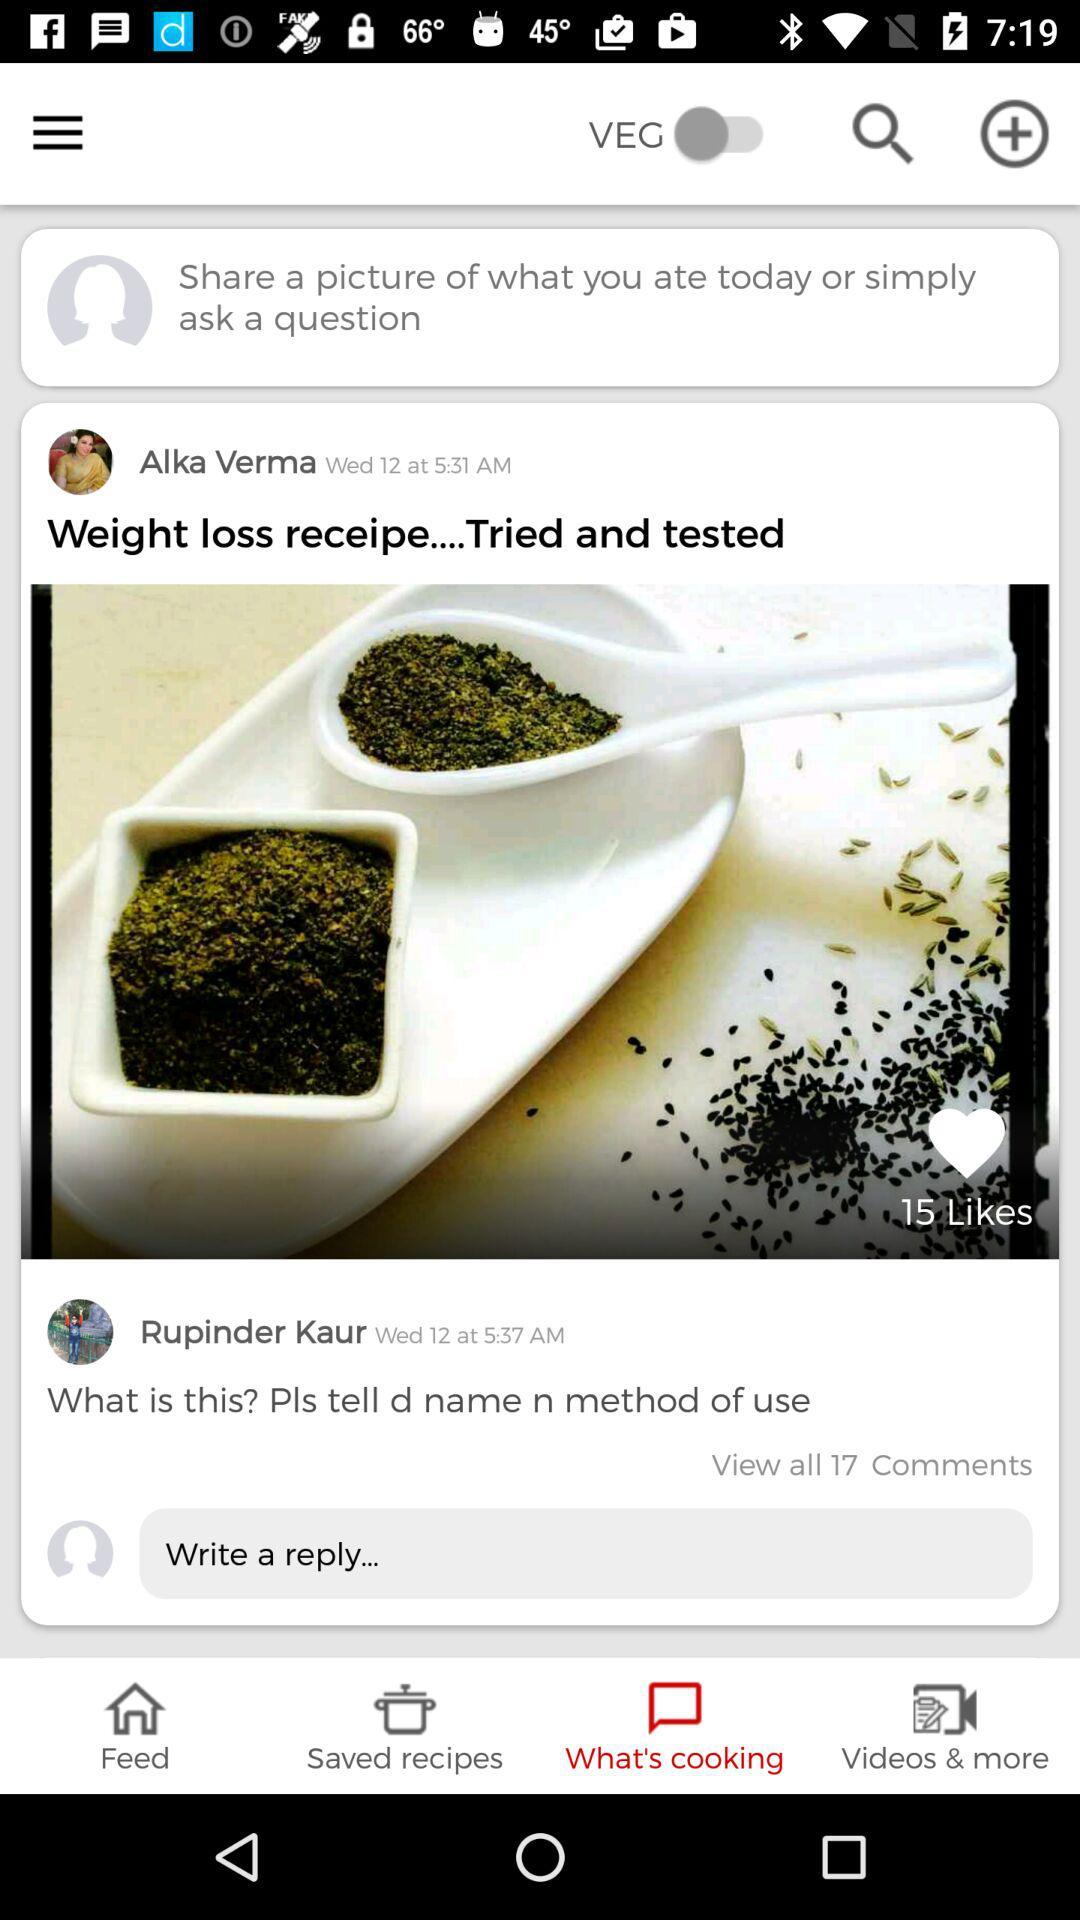 This screenshot has width=1080, height=1920. I want to click on what's cooking, so click(675, 1725).